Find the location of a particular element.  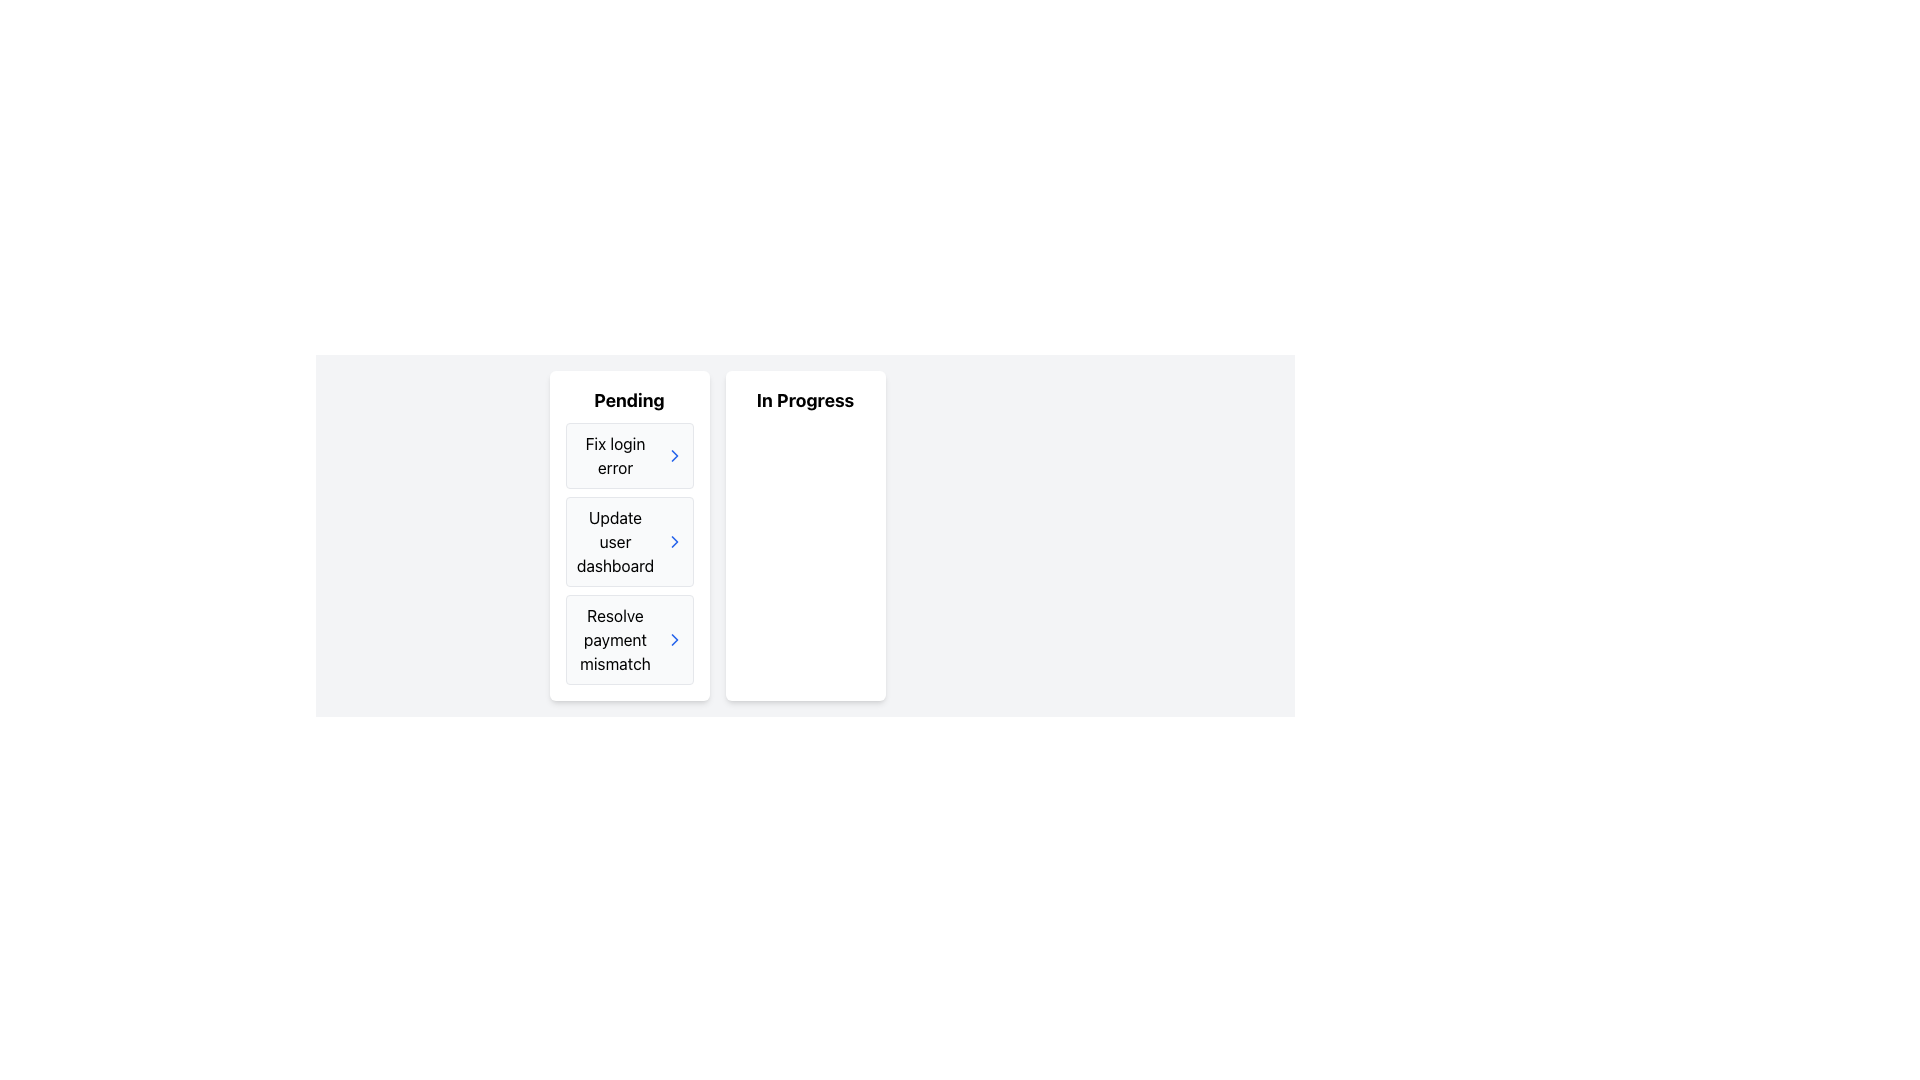

the second item in the 'Pending' panel, which has a light gray background and black text reading 'Update user dashboard' is located at coordinates (628, 542).